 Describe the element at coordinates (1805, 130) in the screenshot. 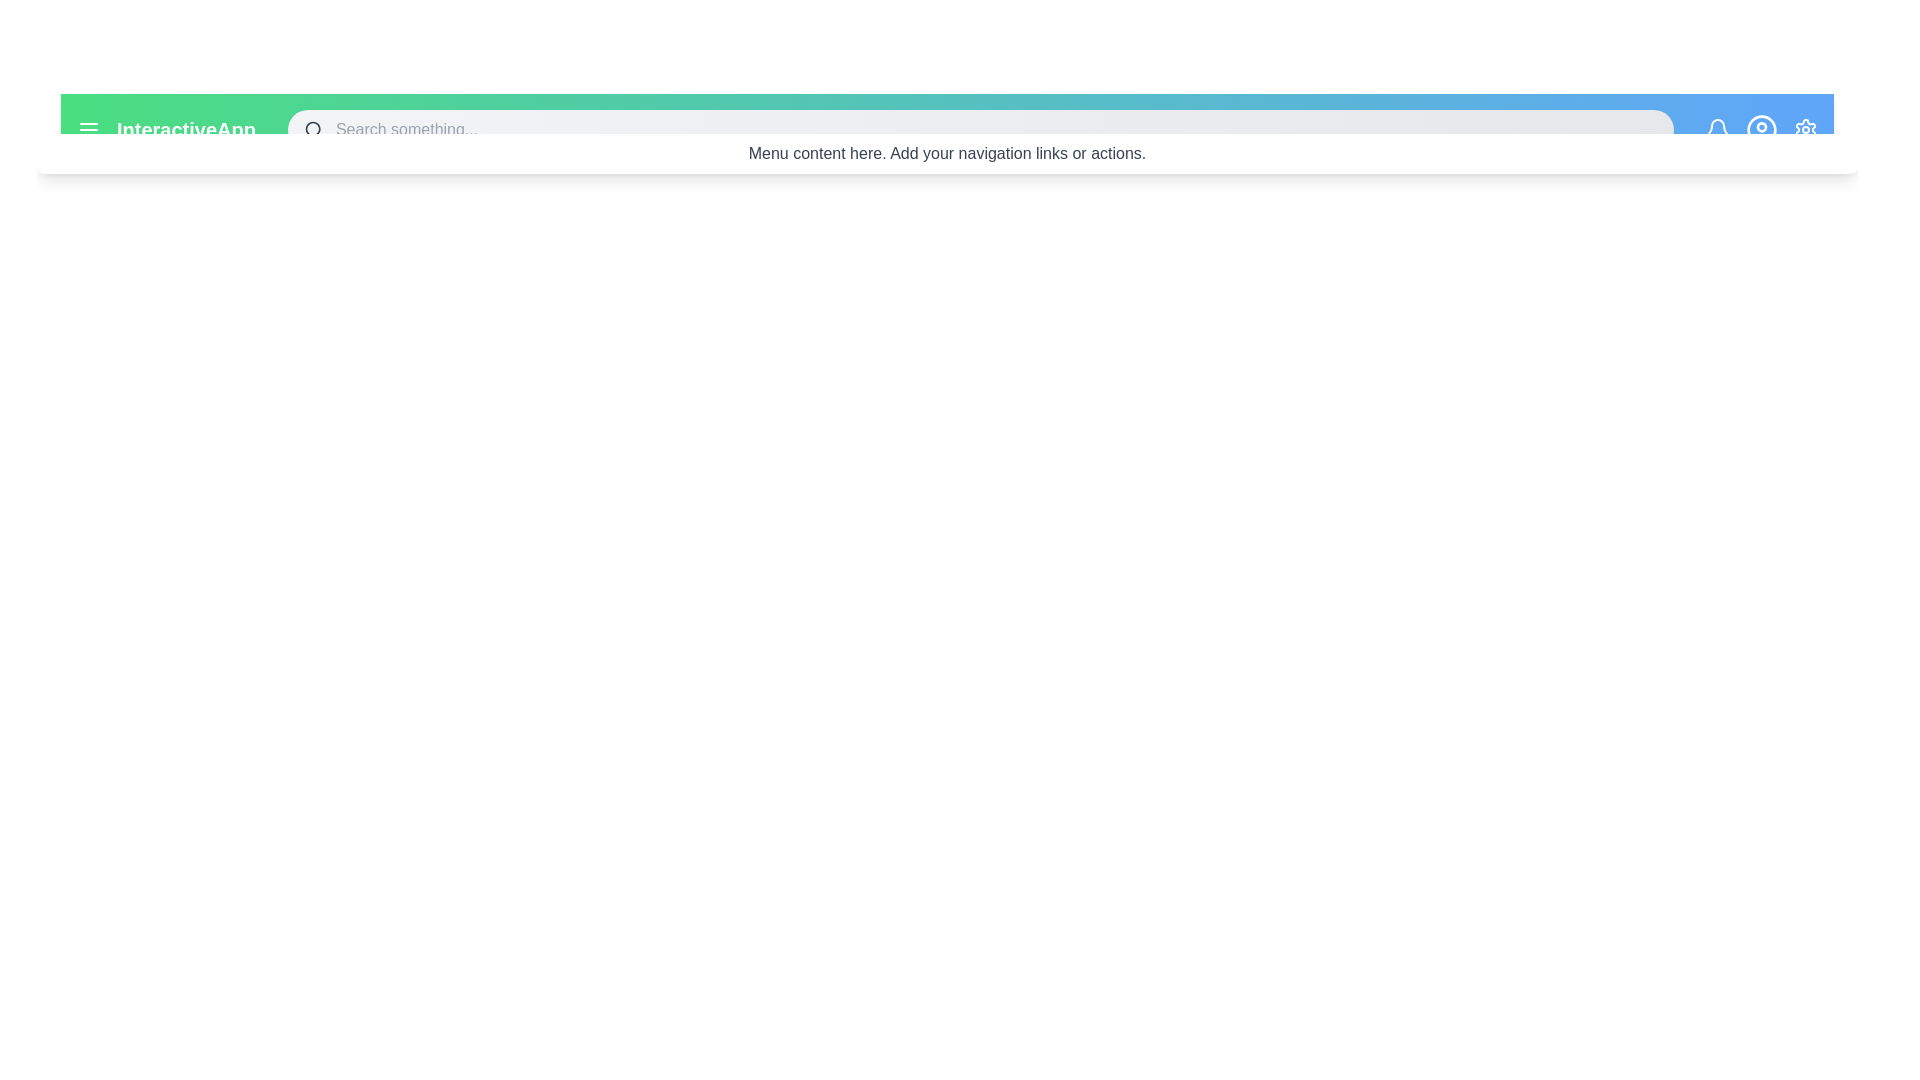

I see `the settings icon in the EnhancedActionBar` at that location.